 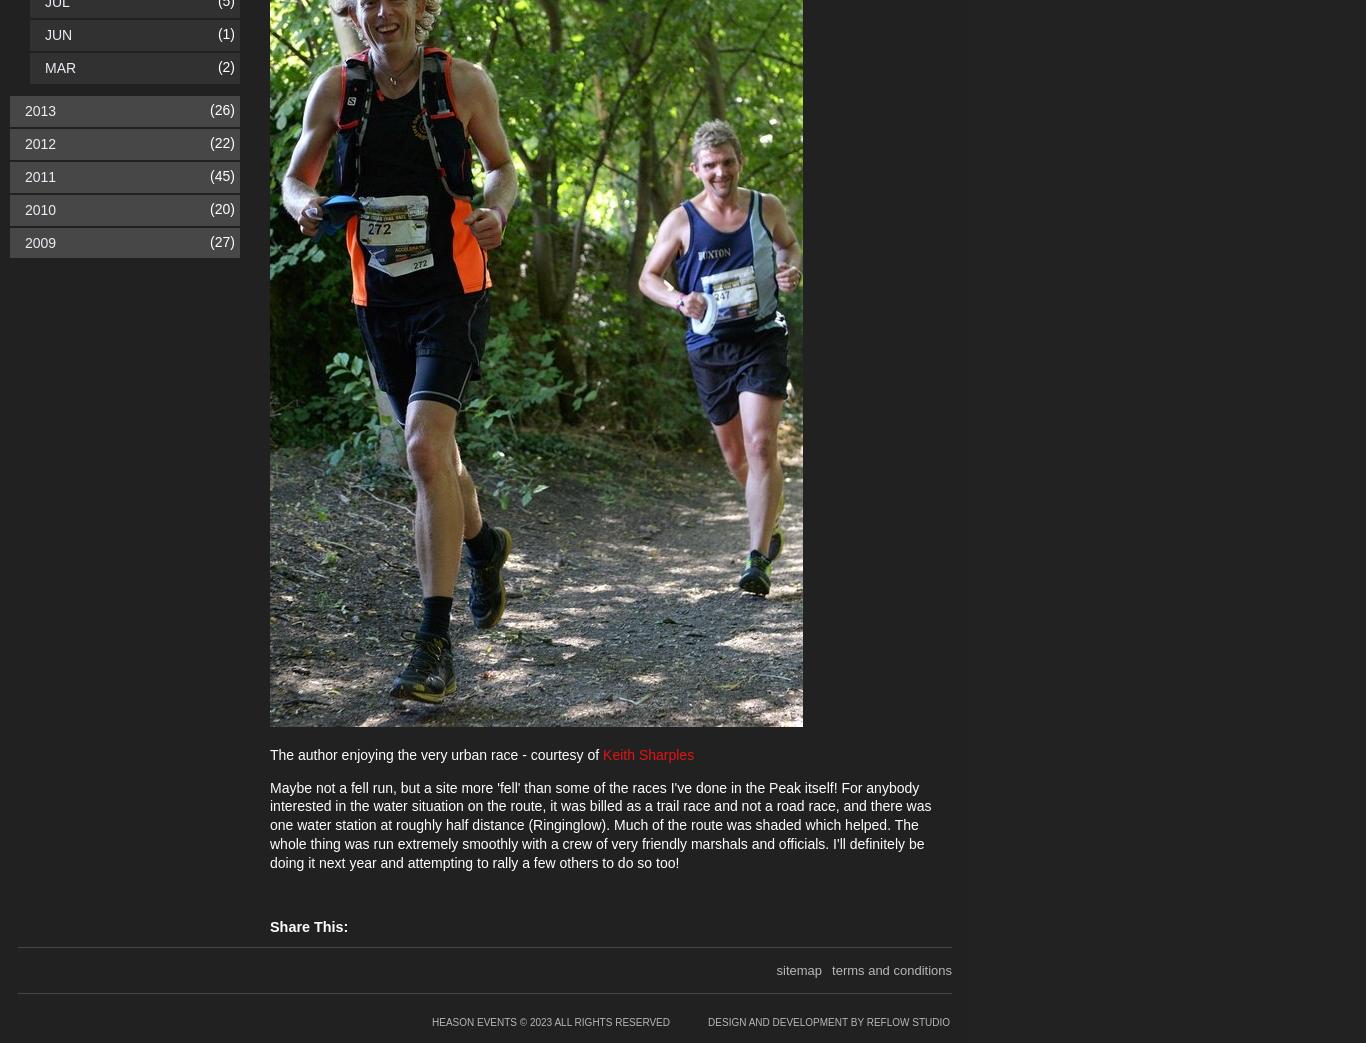 I want to click on '2009', so click(x=40, y=241).